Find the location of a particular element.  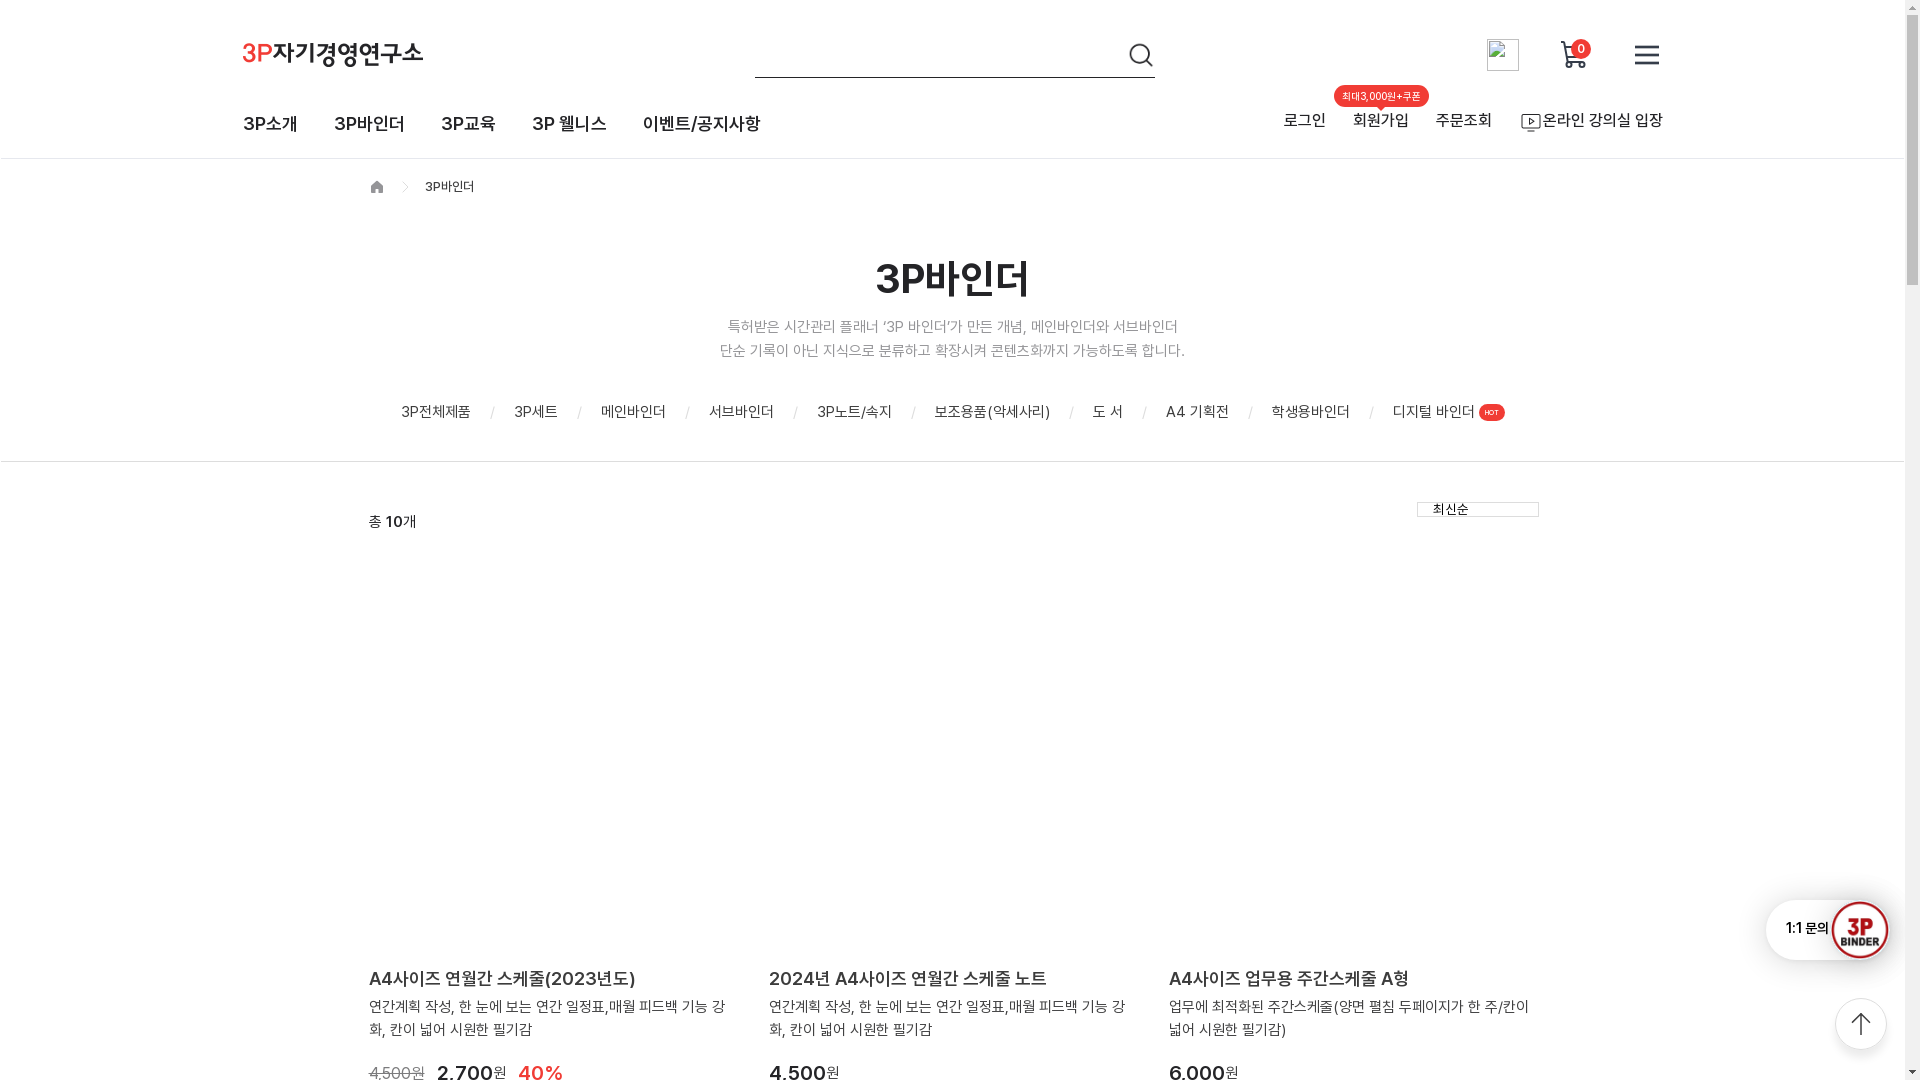

'0' is located at coordinates (1573, 53).